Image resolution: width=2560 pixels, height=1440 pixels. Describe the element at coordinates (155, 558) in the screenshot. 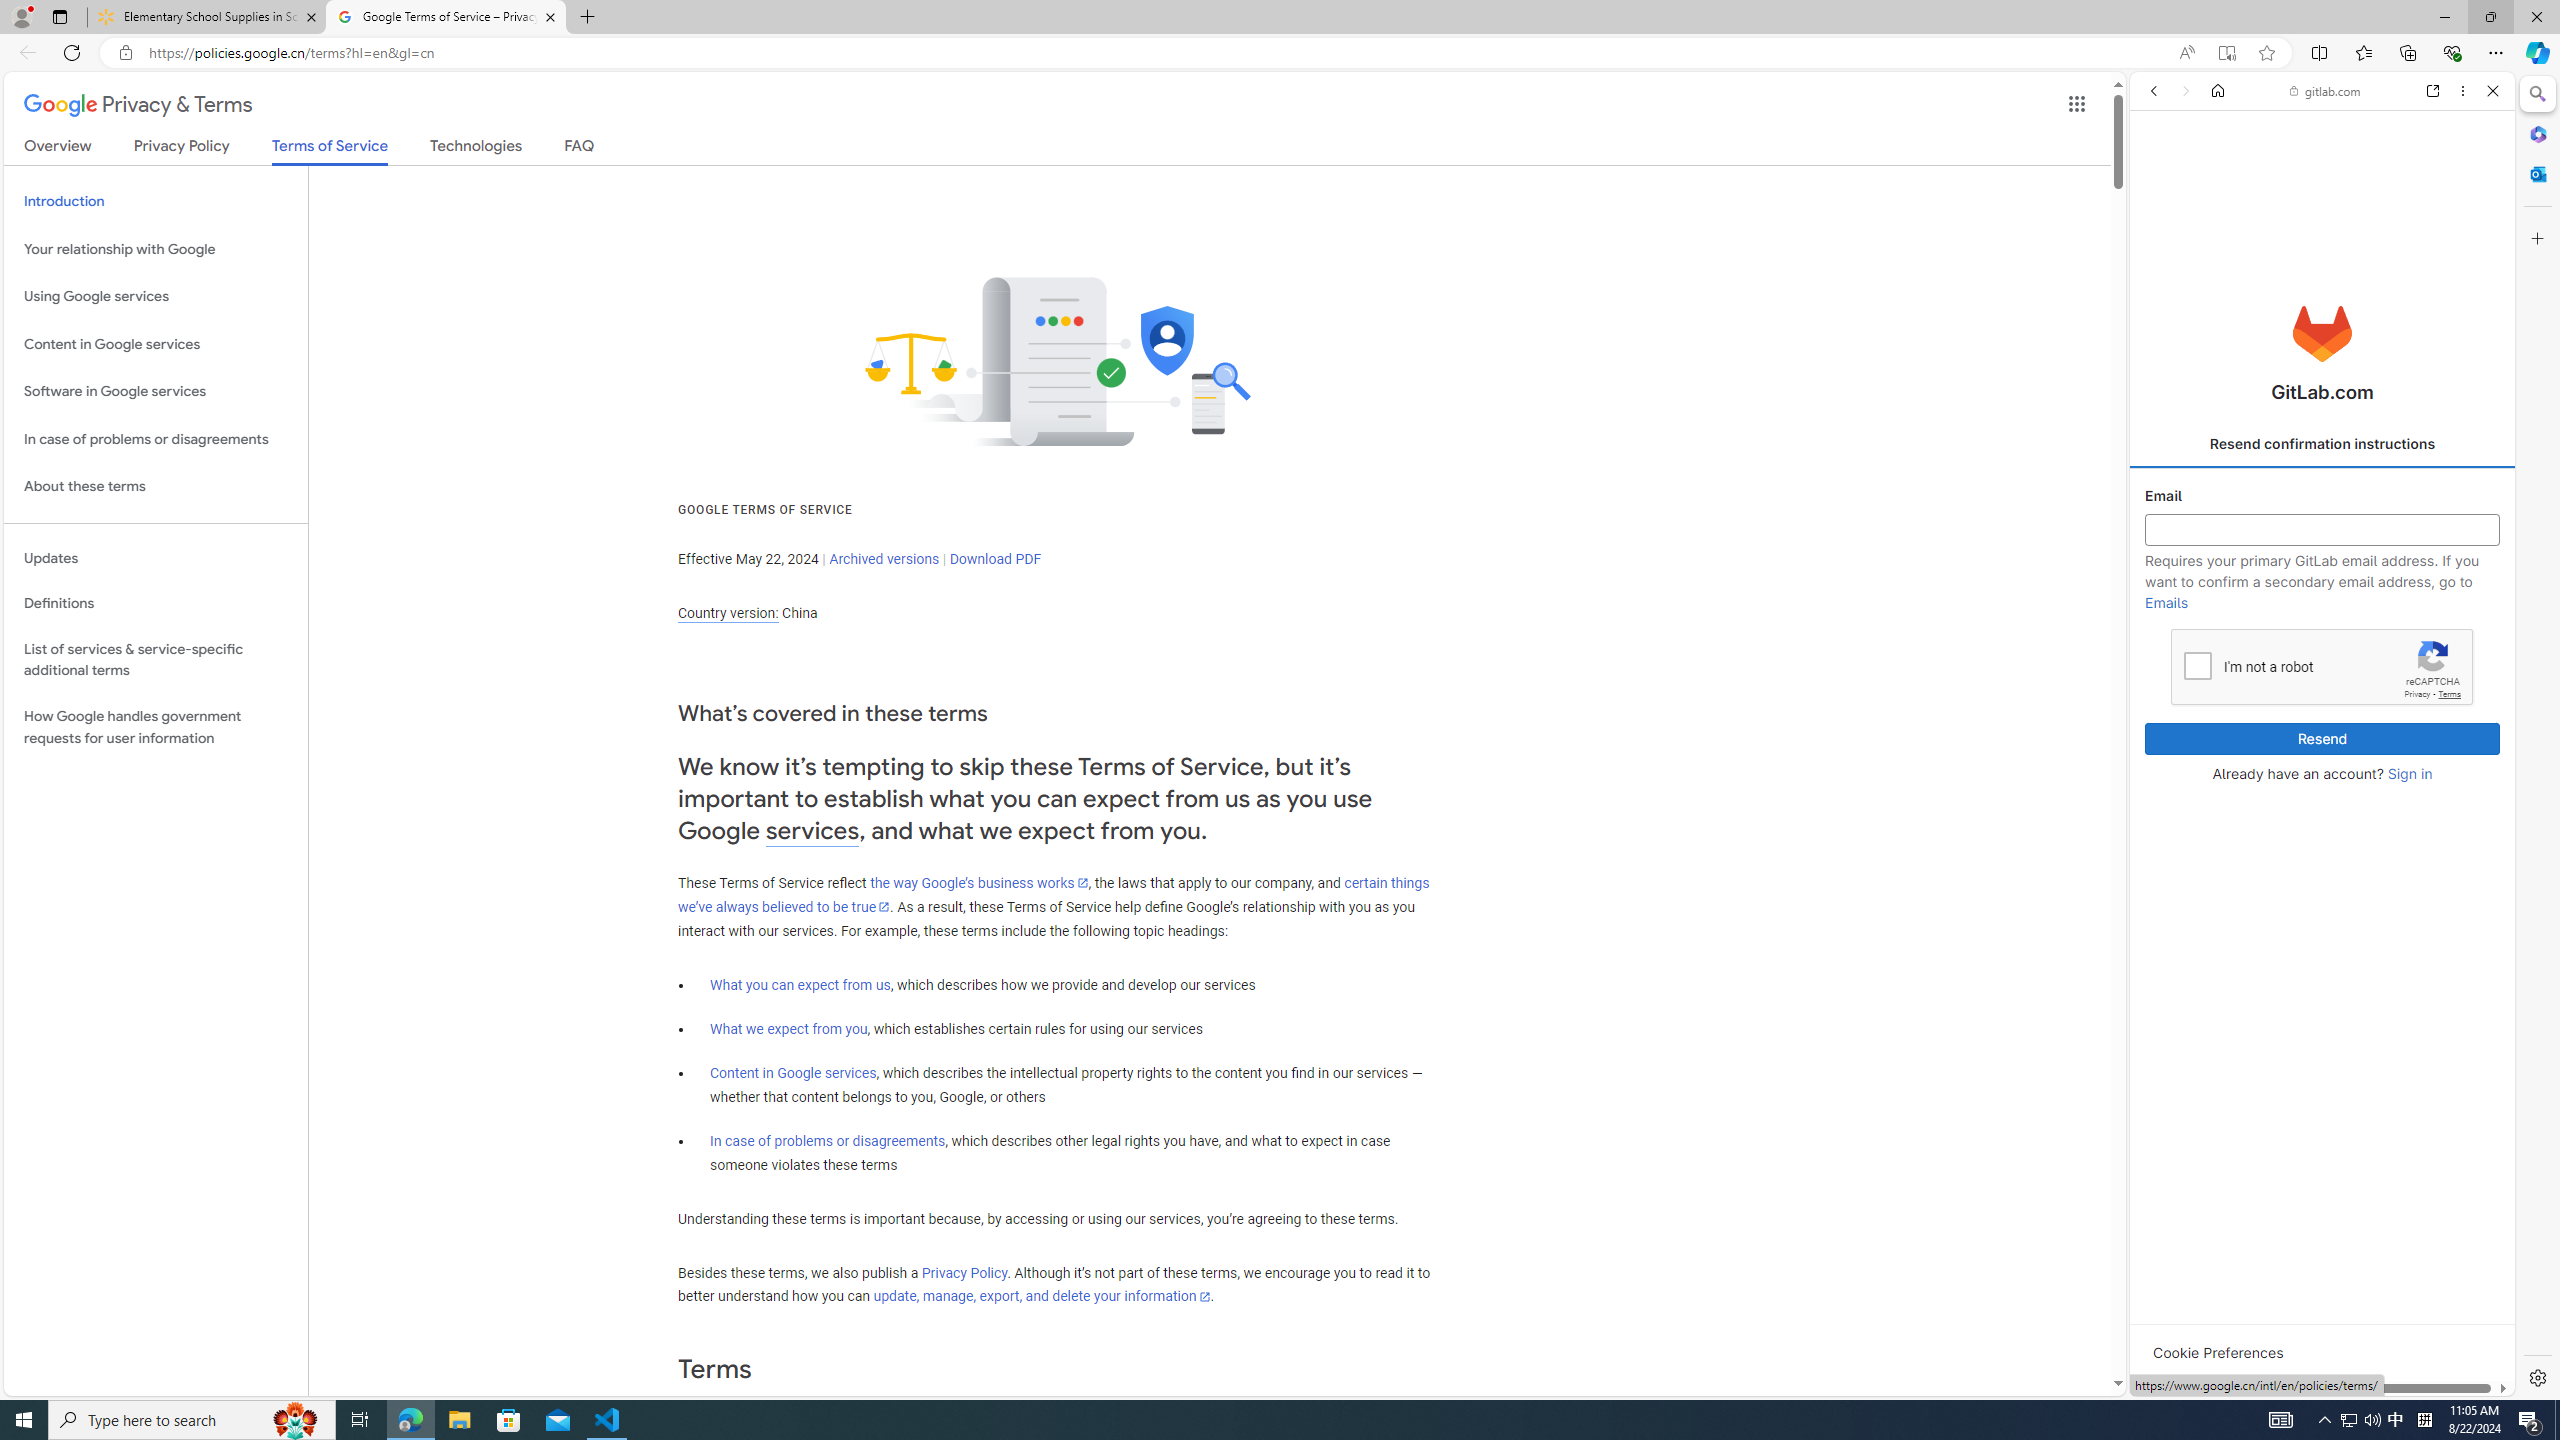

I see `'Updates'` at that location.